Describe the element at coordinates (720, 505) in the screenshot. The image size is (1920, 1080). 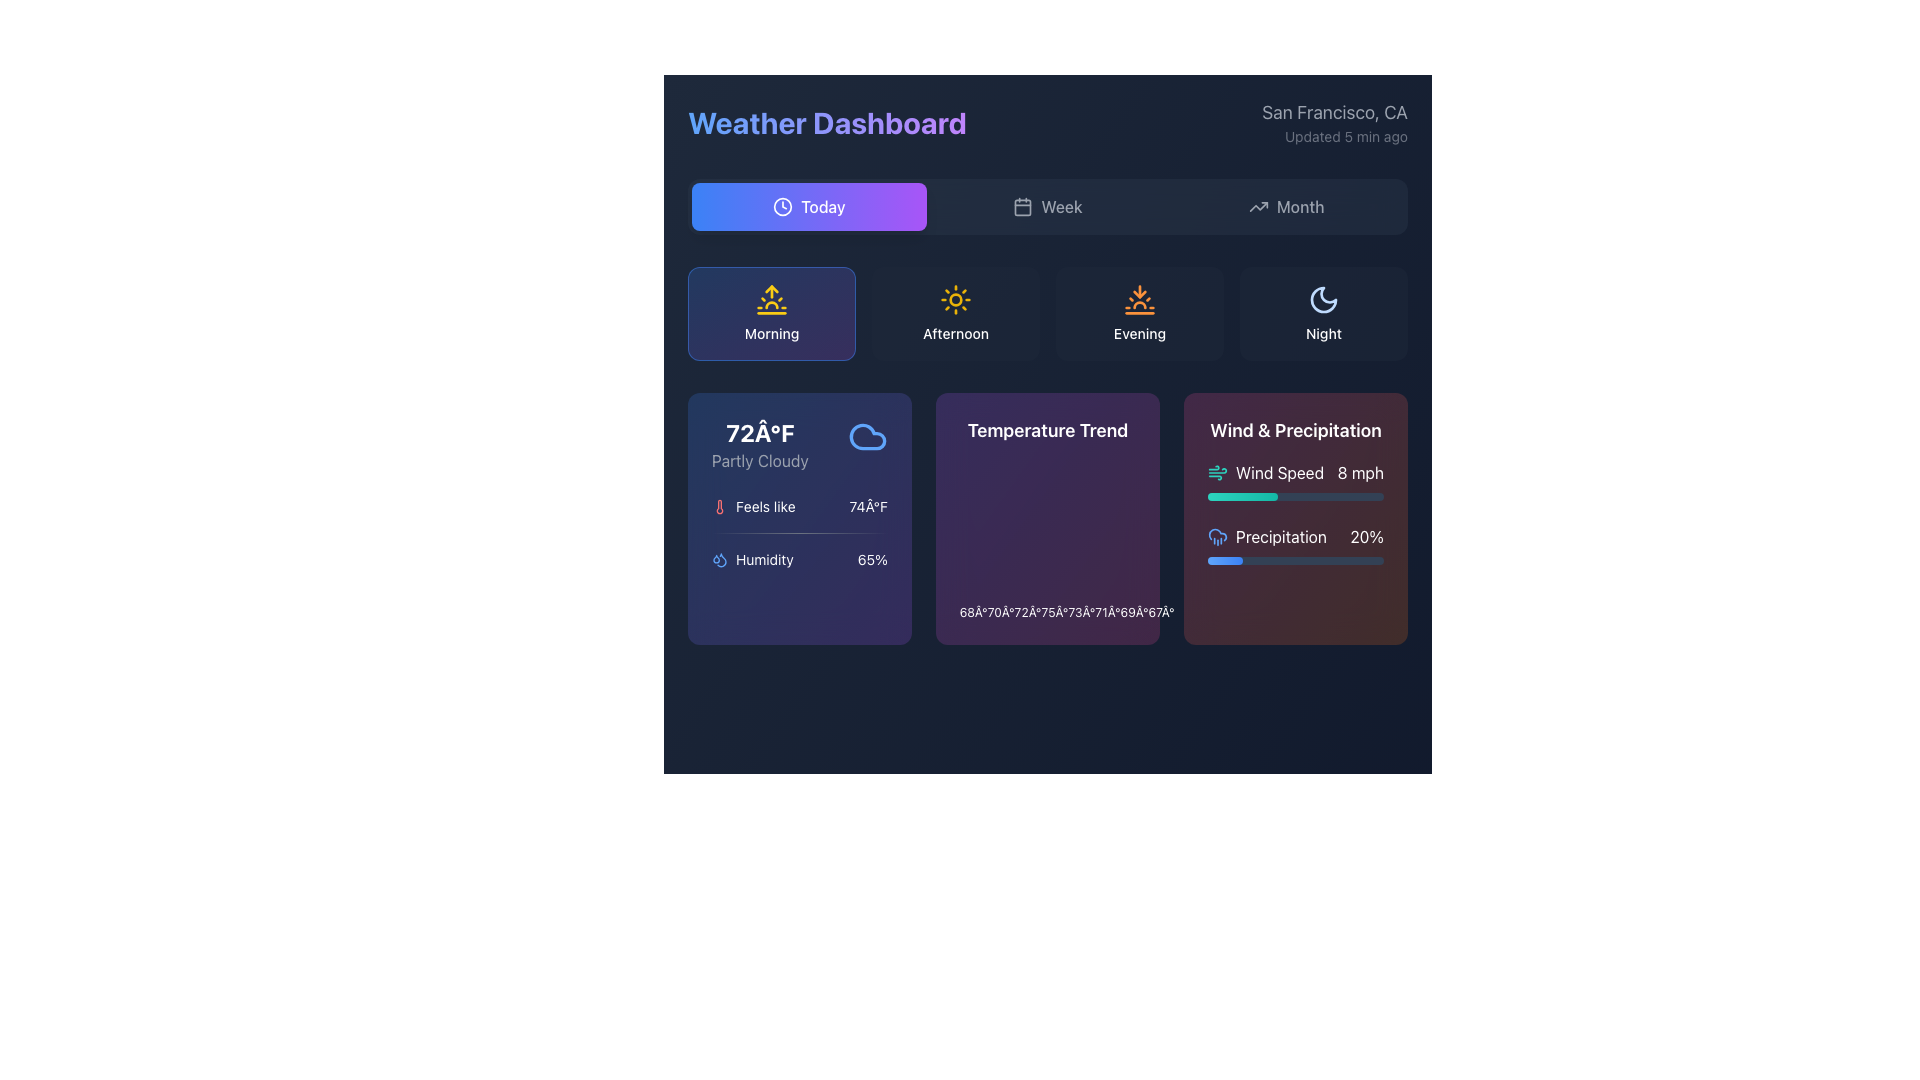
I see `the thermometer icon representing 'Feels like' temperature, located below the main temperature display on the left side of the dashboard` at that location.